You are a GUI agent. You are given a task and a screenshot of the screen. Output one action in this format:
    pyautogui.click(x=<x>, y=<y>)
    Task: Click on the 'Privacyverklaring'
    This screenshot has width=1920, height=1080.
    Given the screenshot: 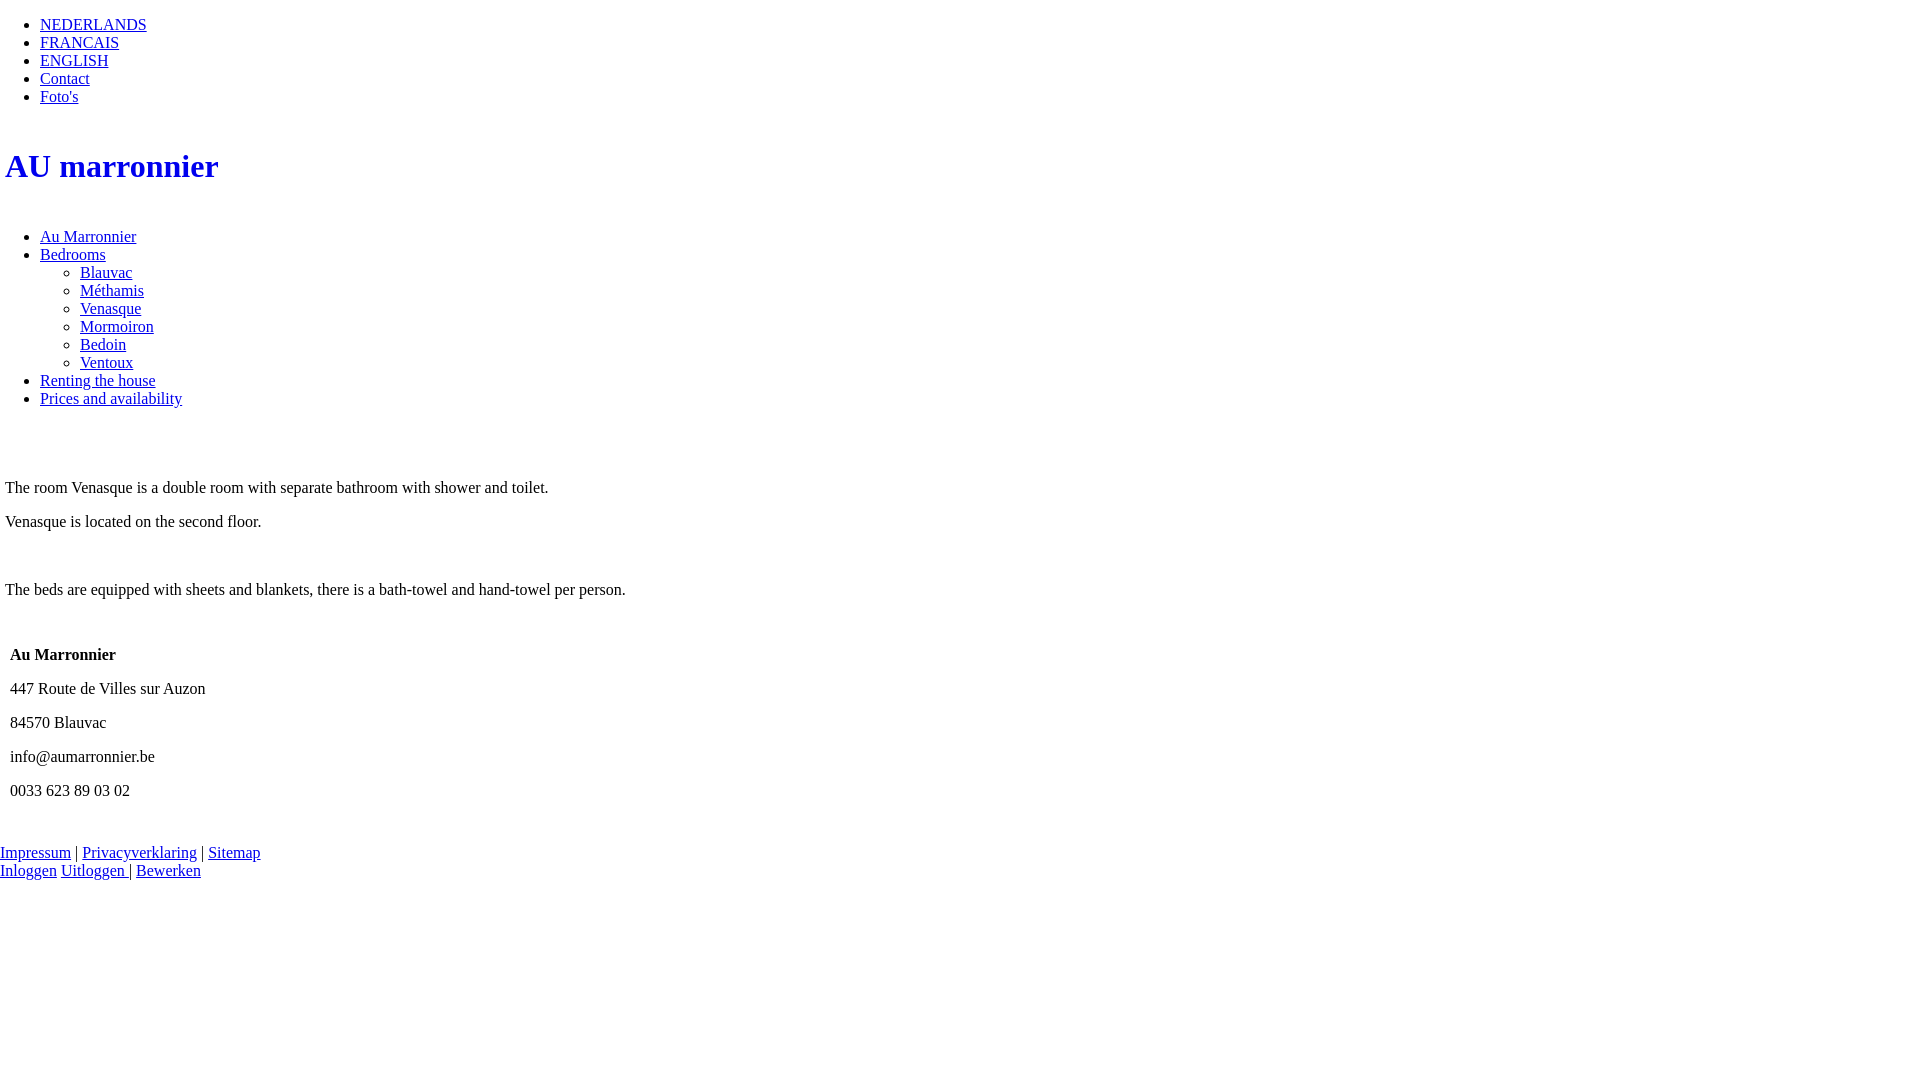 What is the action you would take?
    pyautogui.click(x=138, y=852)
    